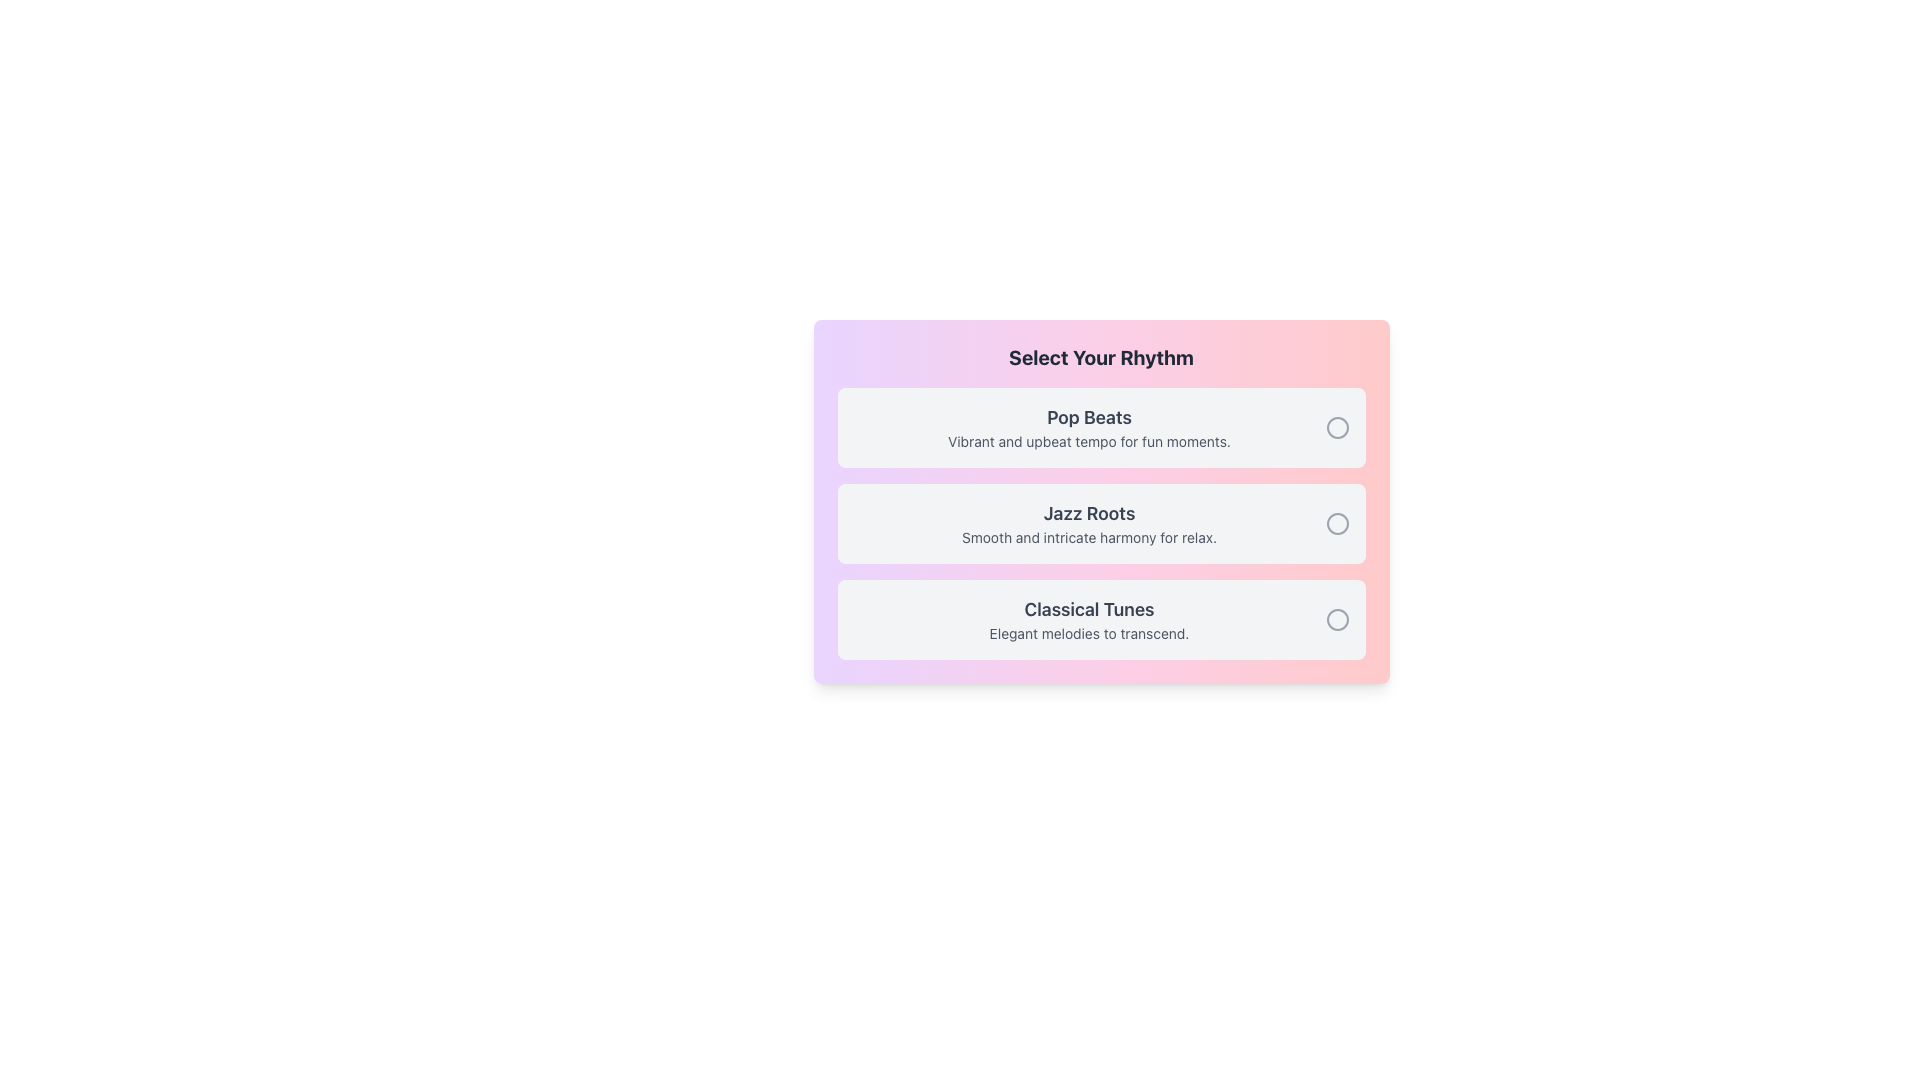 The height and width of the screenshot is (1080, 1920). I want to click on the SVG Circle Indicator associated with the 'Classical Tunes' option, which is the third item in a vertical list of selectable items, so click(1337, 619).